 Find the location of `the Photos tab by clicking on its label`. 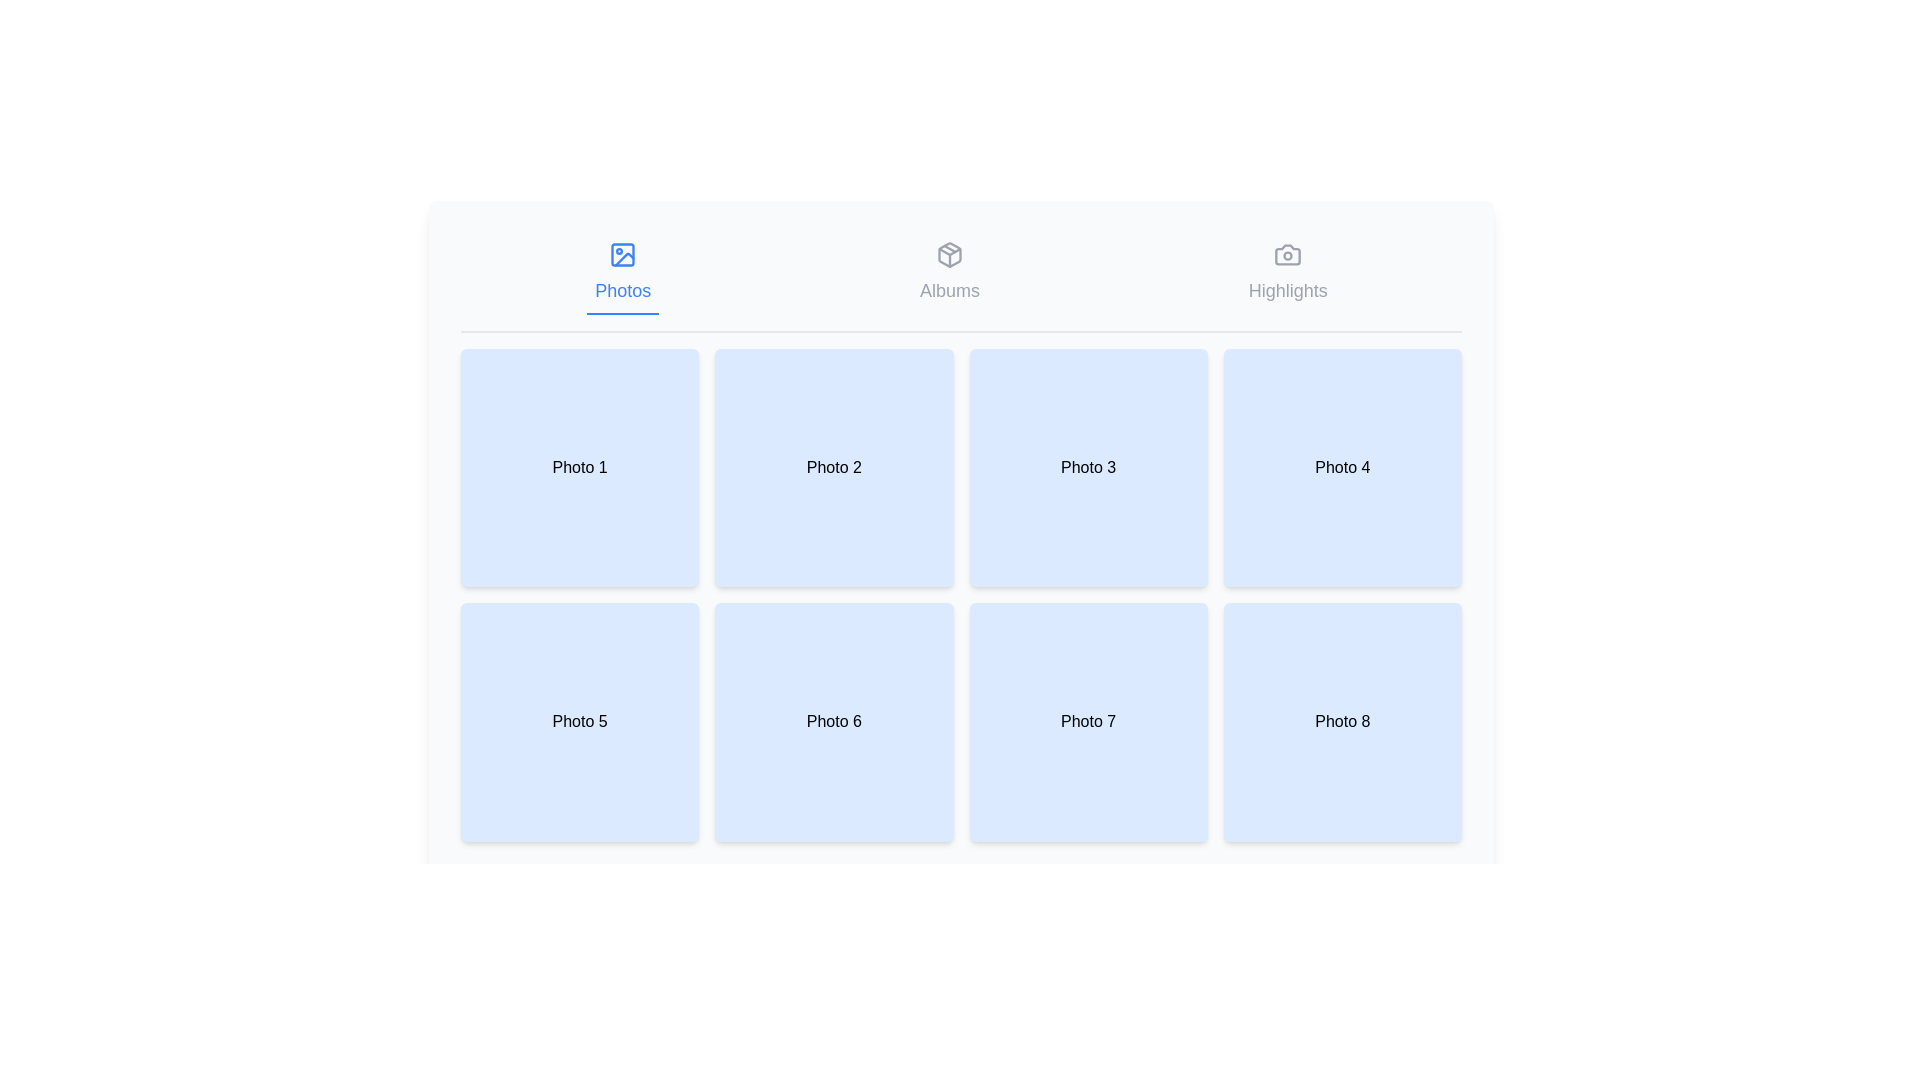

the Photos tab by clicking on its label is located at coordinates (622, 273).